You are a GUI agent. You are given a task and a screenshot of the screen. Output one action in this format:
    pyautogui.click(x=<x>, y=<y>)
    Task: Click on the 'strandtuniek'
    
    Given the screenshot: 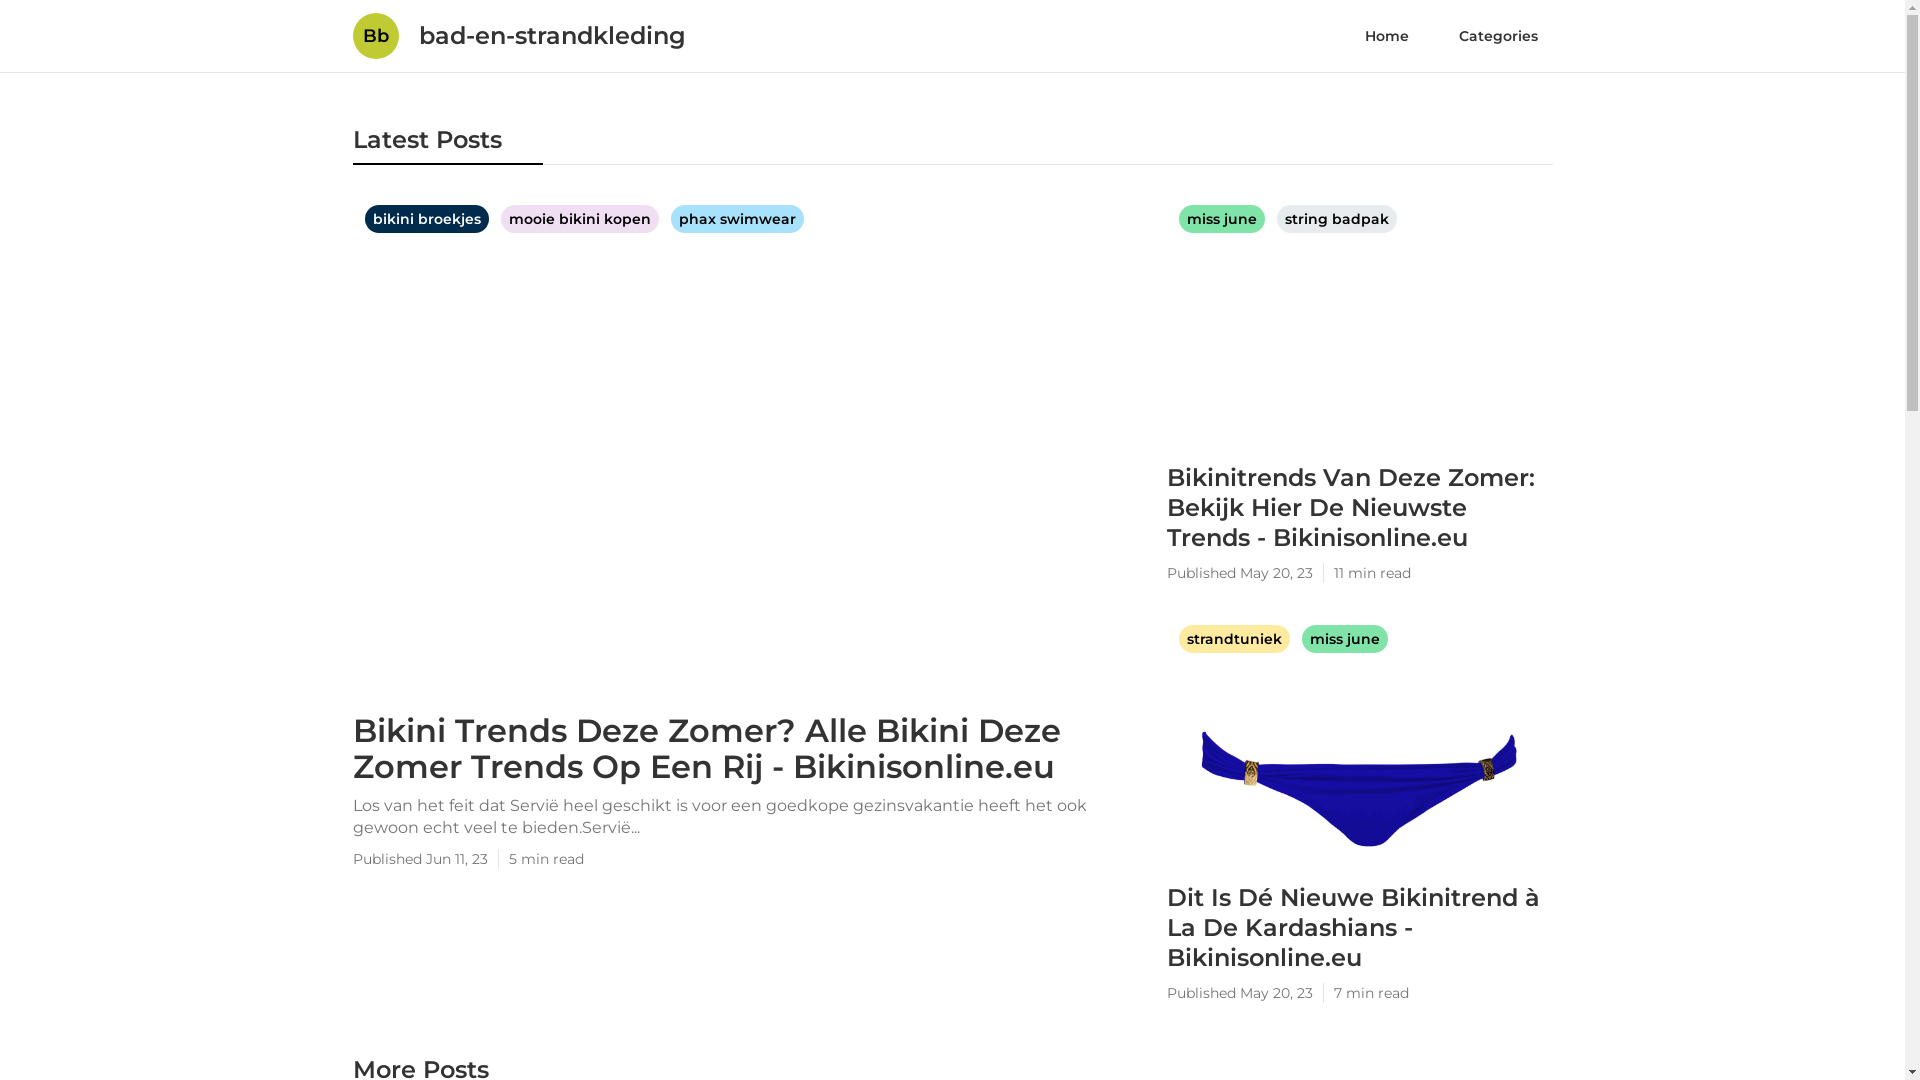 What is the action you would take?
    pyautogui.click(x=1177, y=639)
    